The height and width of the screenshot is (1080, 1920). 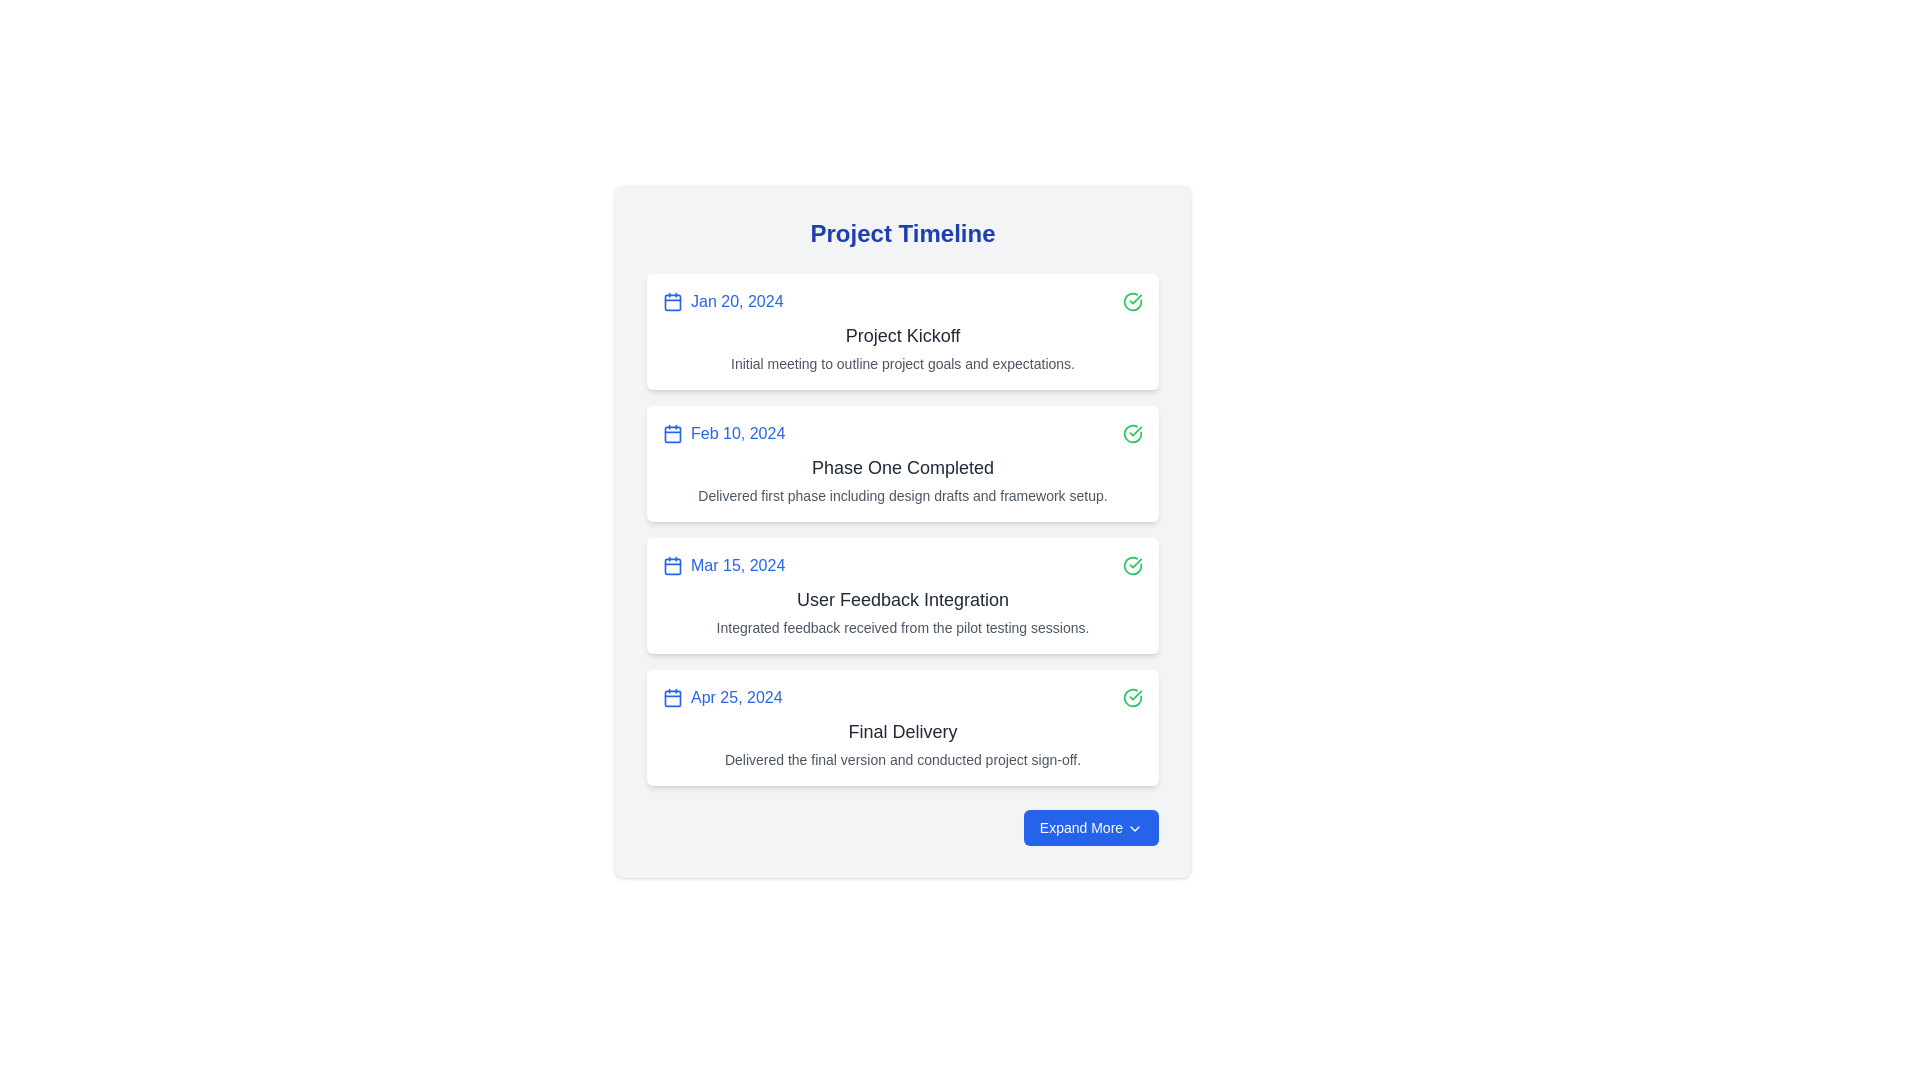 I want to click on the SVG calendar icon representing the date 'Apr 25, 2024', located to the left of the text in the fourth item under 'Project Timeline', so click(x=672, y=697).